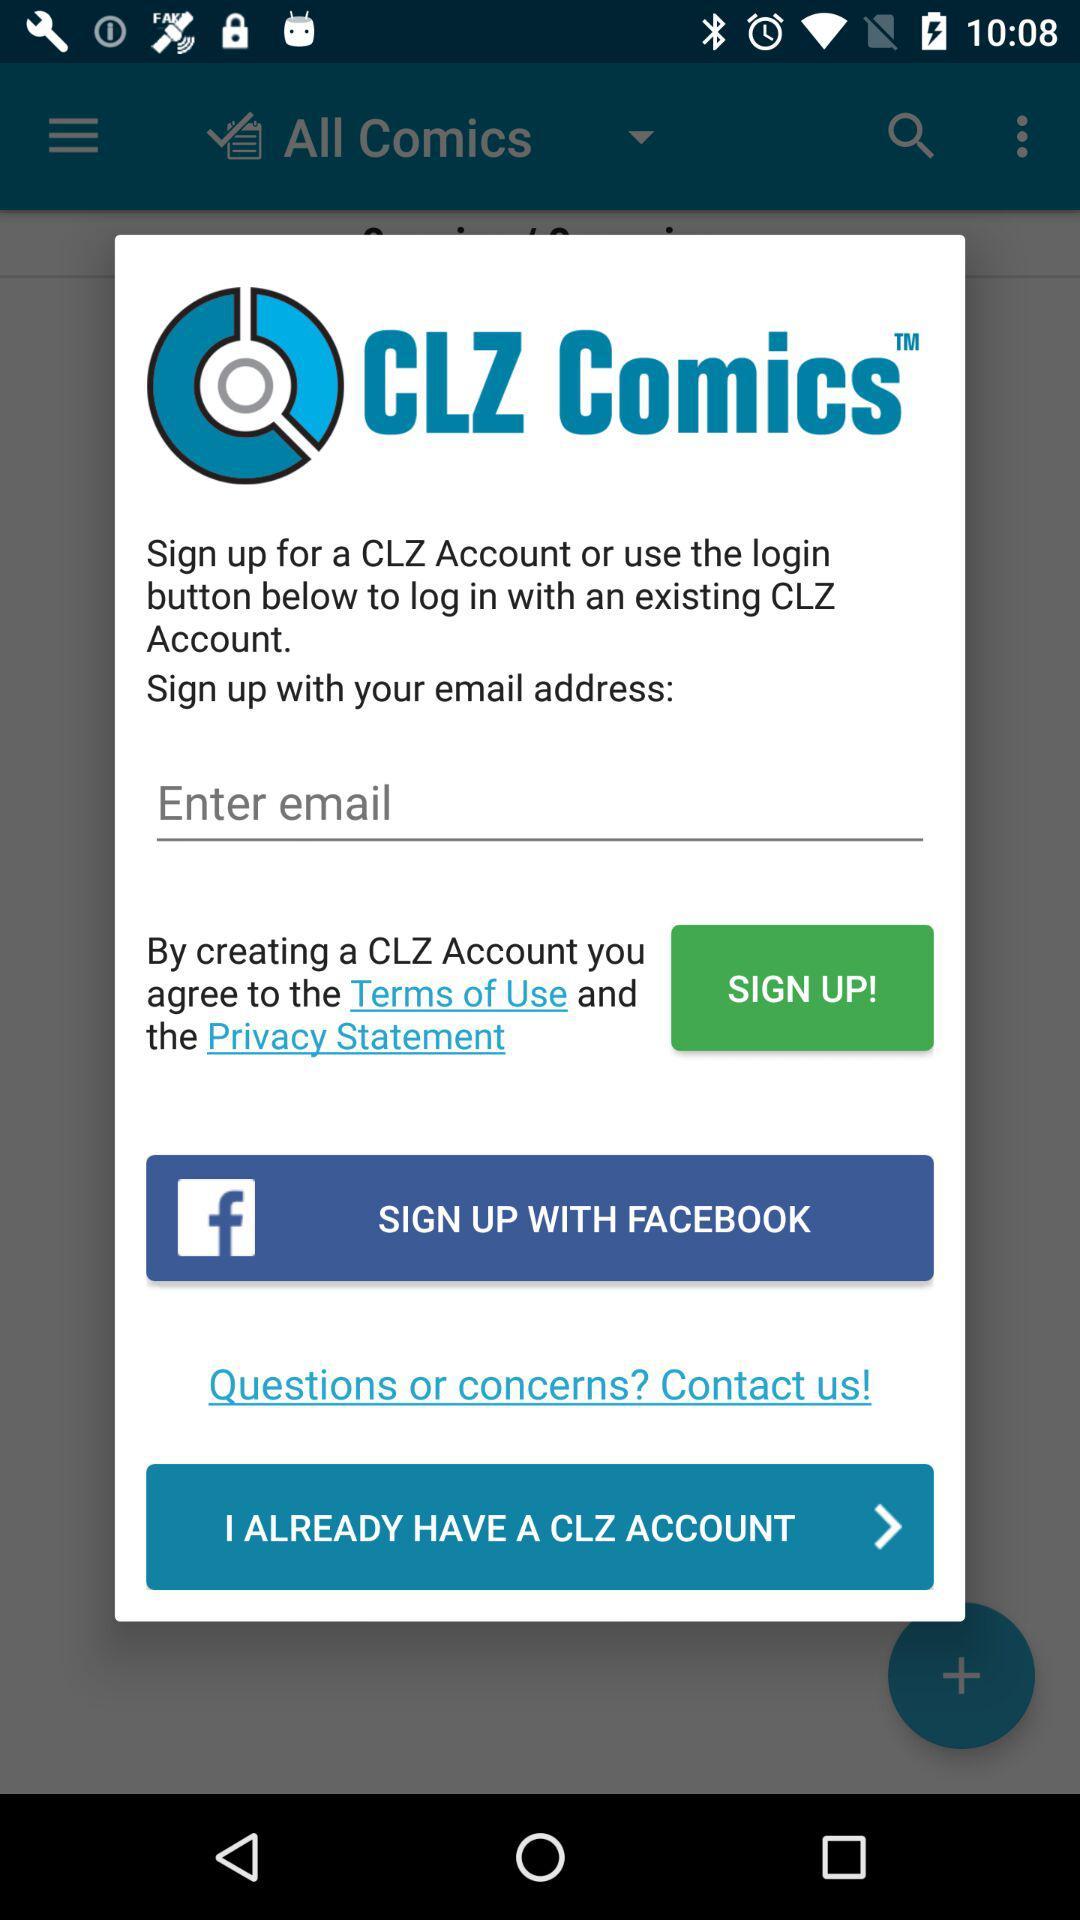 This screenshot has width=1080, height=1920. Describe the element at coordinates (407, 1013) in the screenshot. I see `icon next to sign up! icon` at that location.